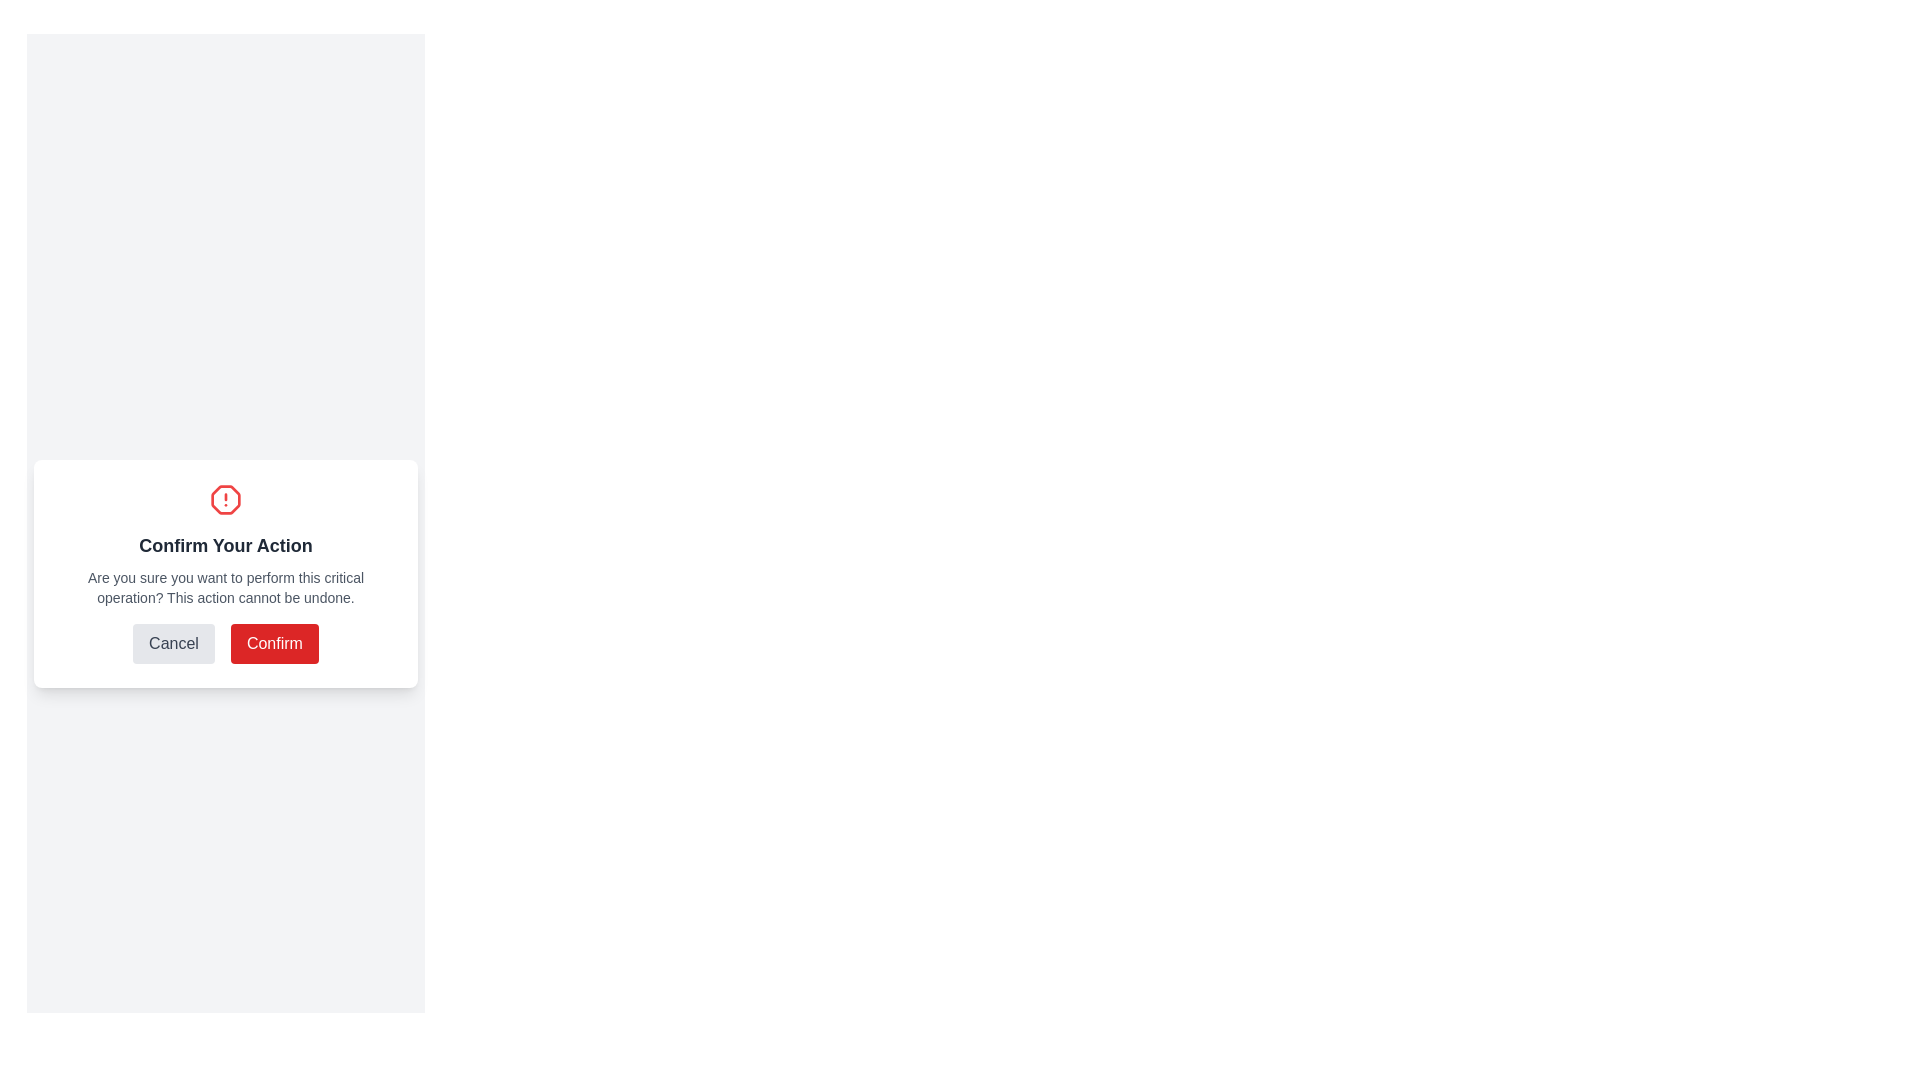  Describe the element at coordinates (225, 644) in the screenshot. I see `the Button Group located at the bottom of the modal dialog box, centered horizontally, to observe the hover effects` at that location.